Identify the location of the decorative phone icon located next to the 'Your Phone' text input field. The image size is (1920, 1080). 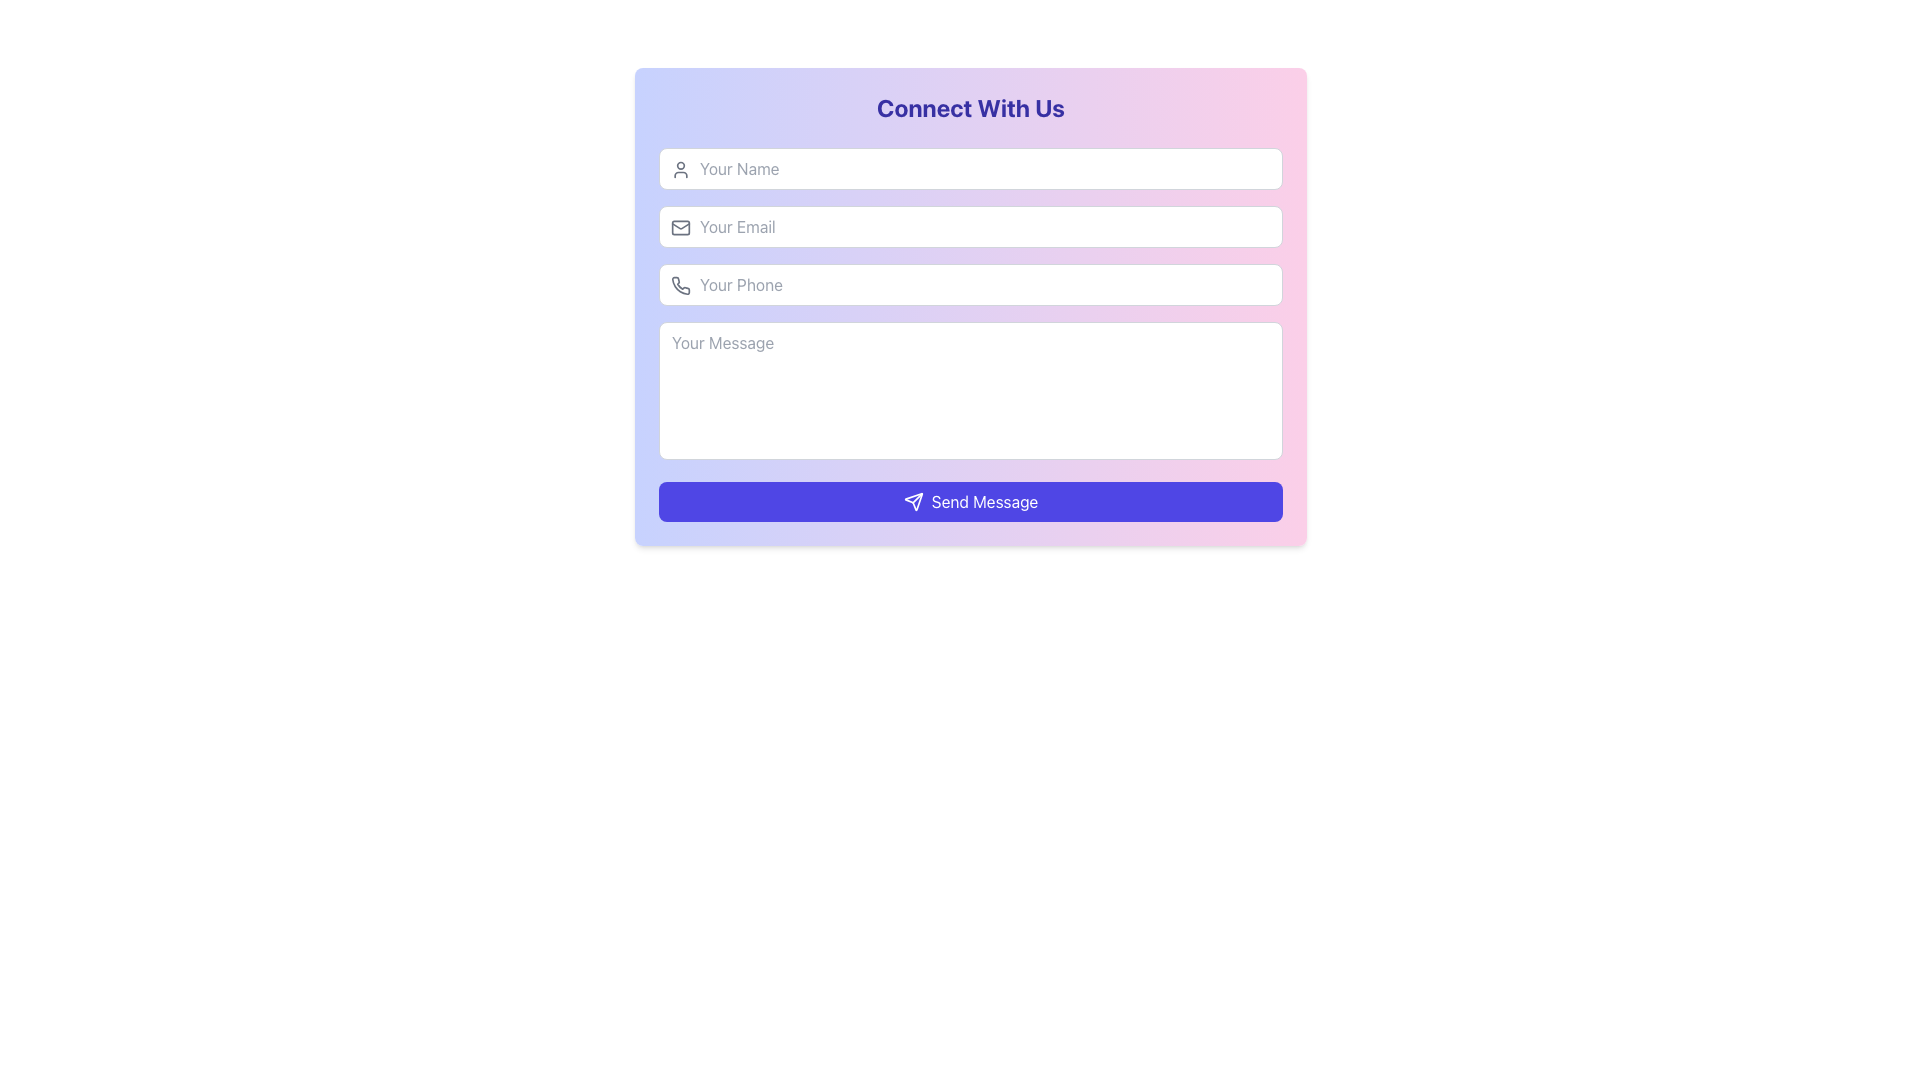
(681, 285).